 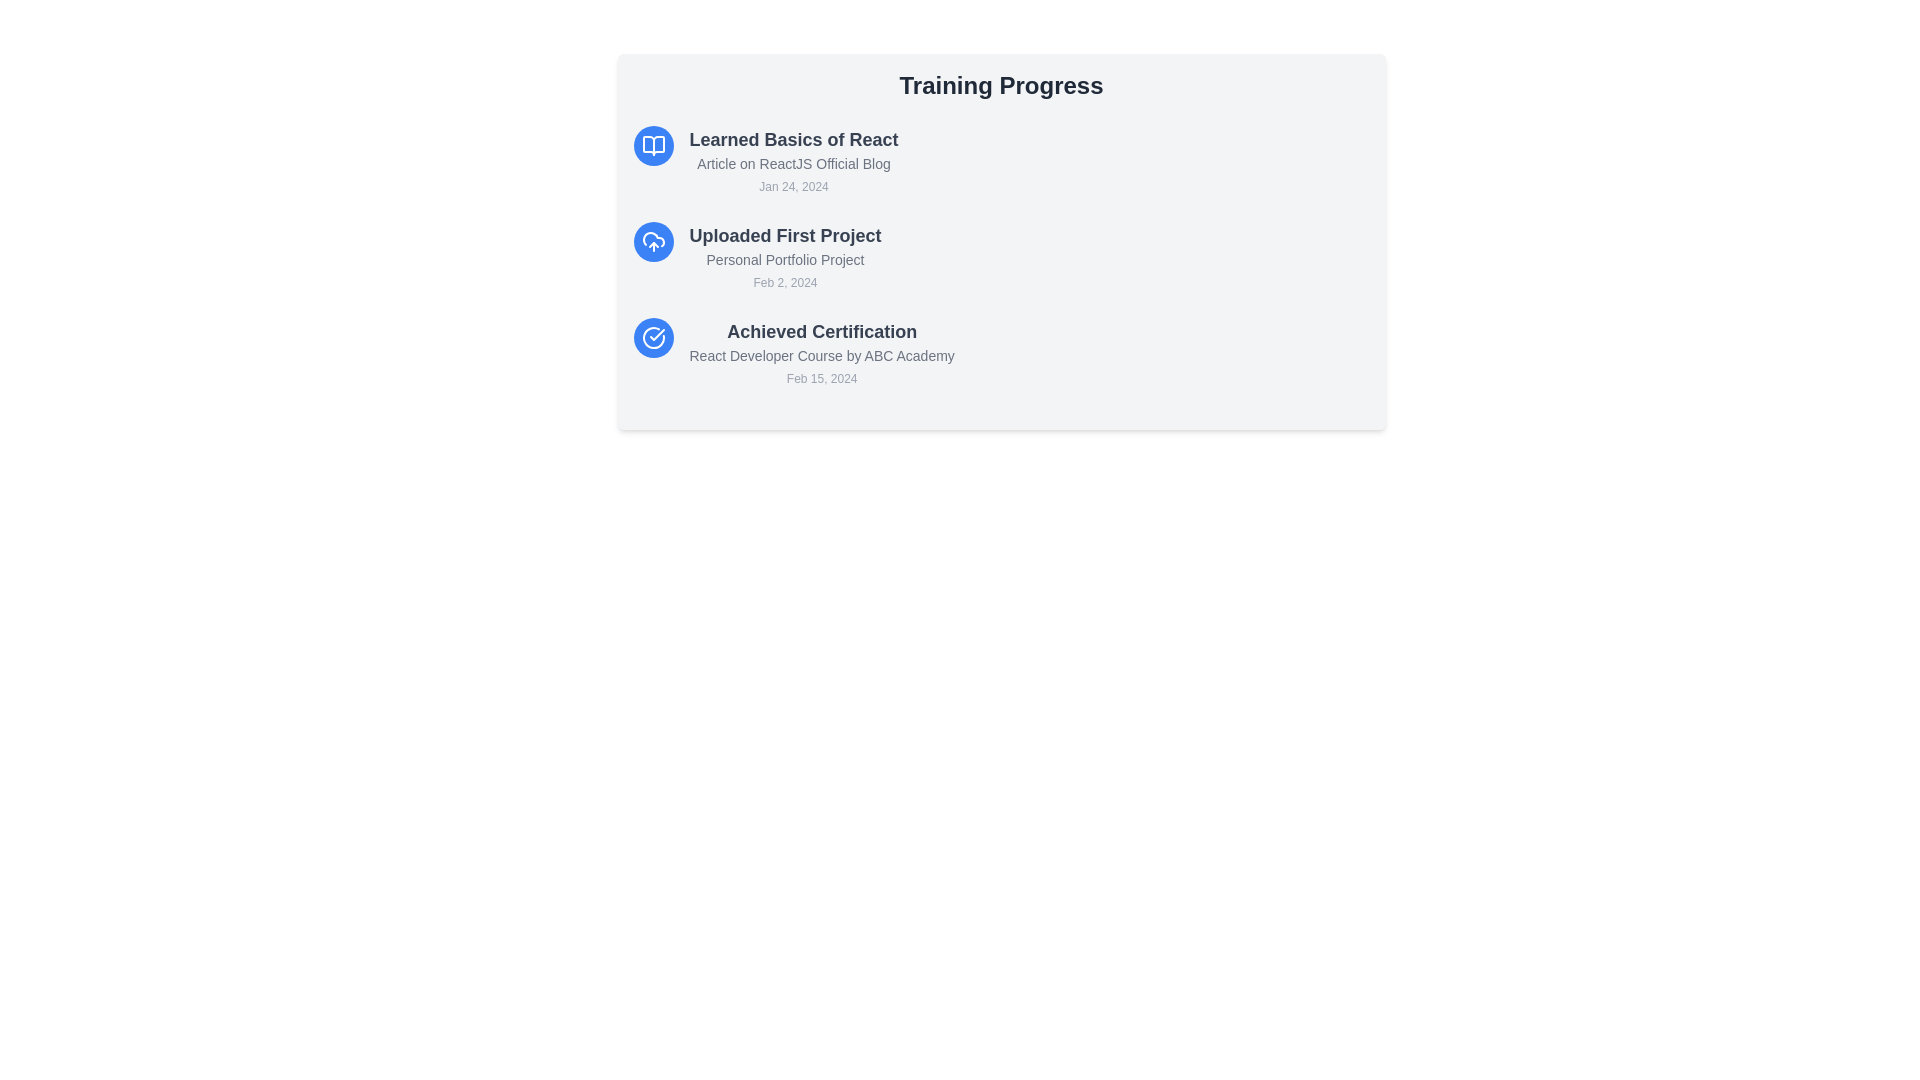 I want to click on the text element displaying 'Learned Basics of React', which is styled as a title in bold, dark gray font within the 'Training Progress' section, so click(x=793, y=138).